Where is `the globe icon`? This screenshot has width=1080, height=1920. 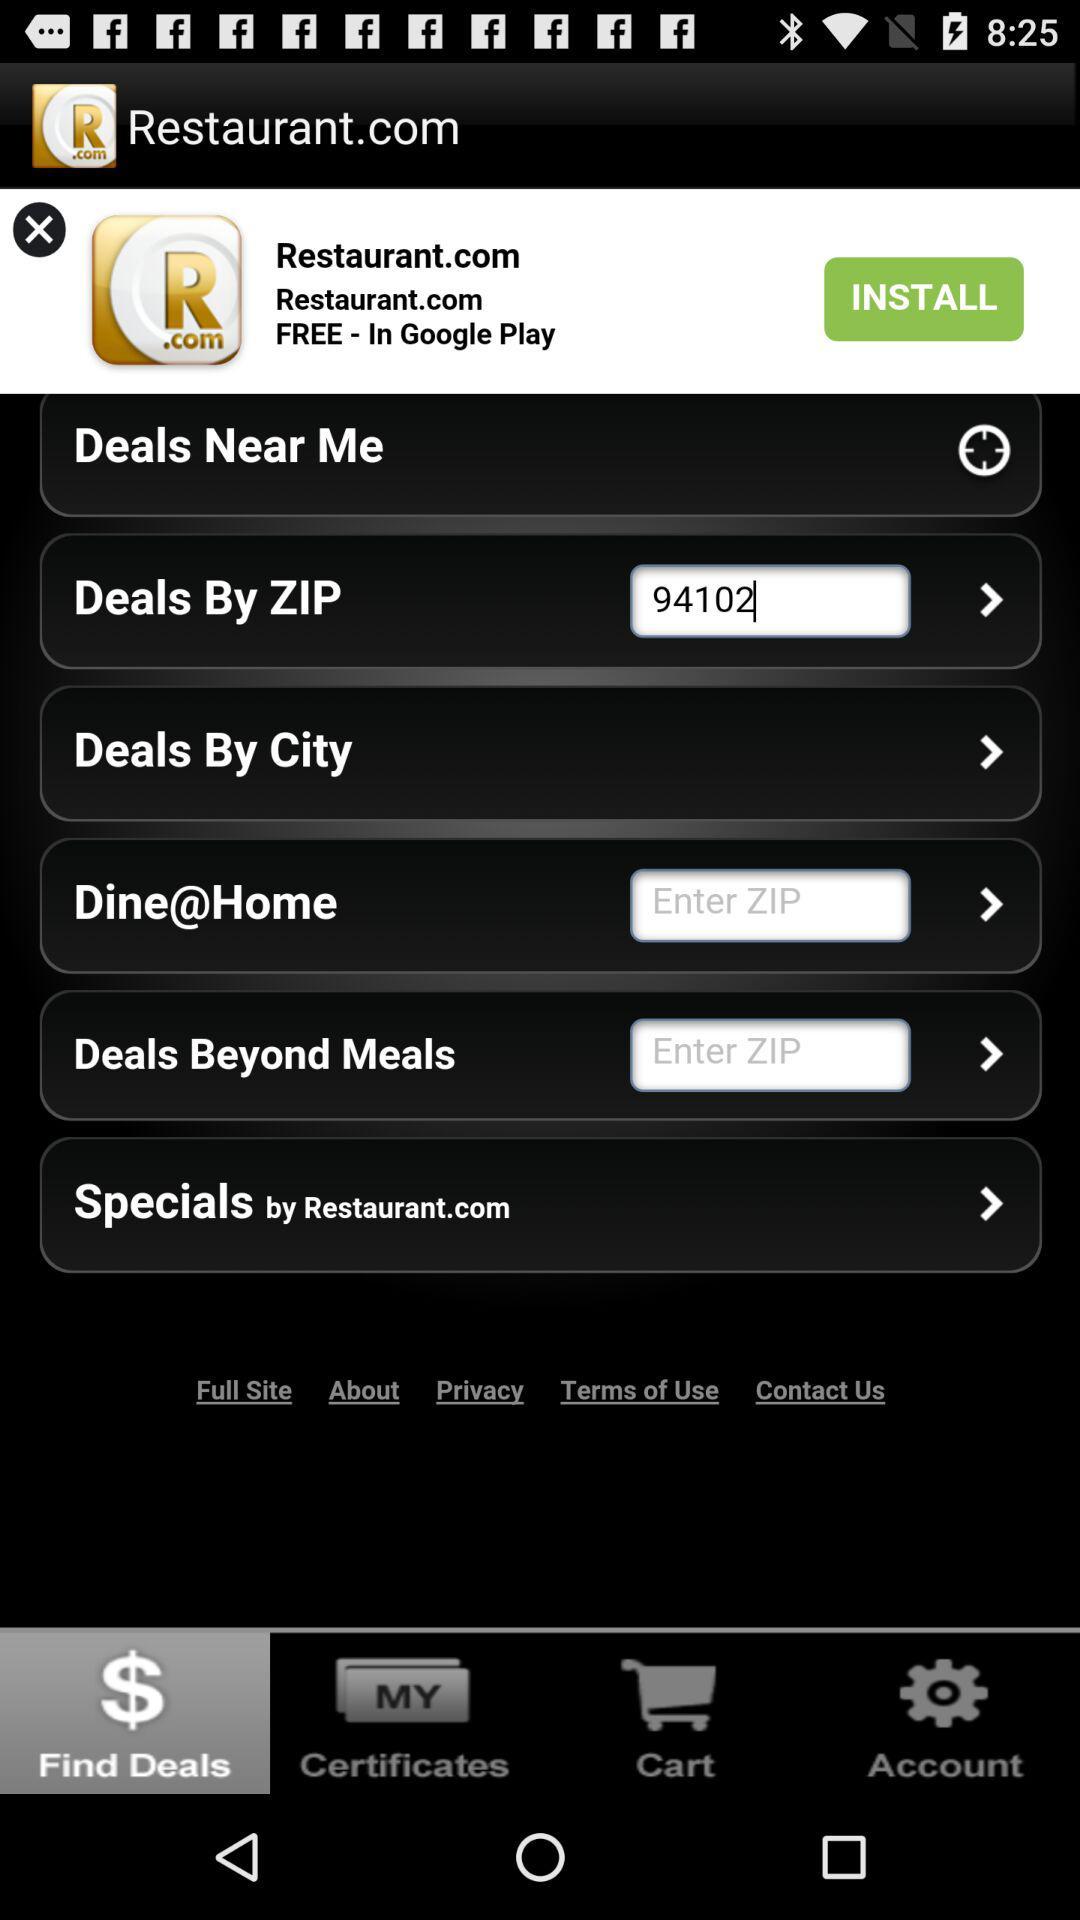 the globe icon is located at coordinates (135, 1830).